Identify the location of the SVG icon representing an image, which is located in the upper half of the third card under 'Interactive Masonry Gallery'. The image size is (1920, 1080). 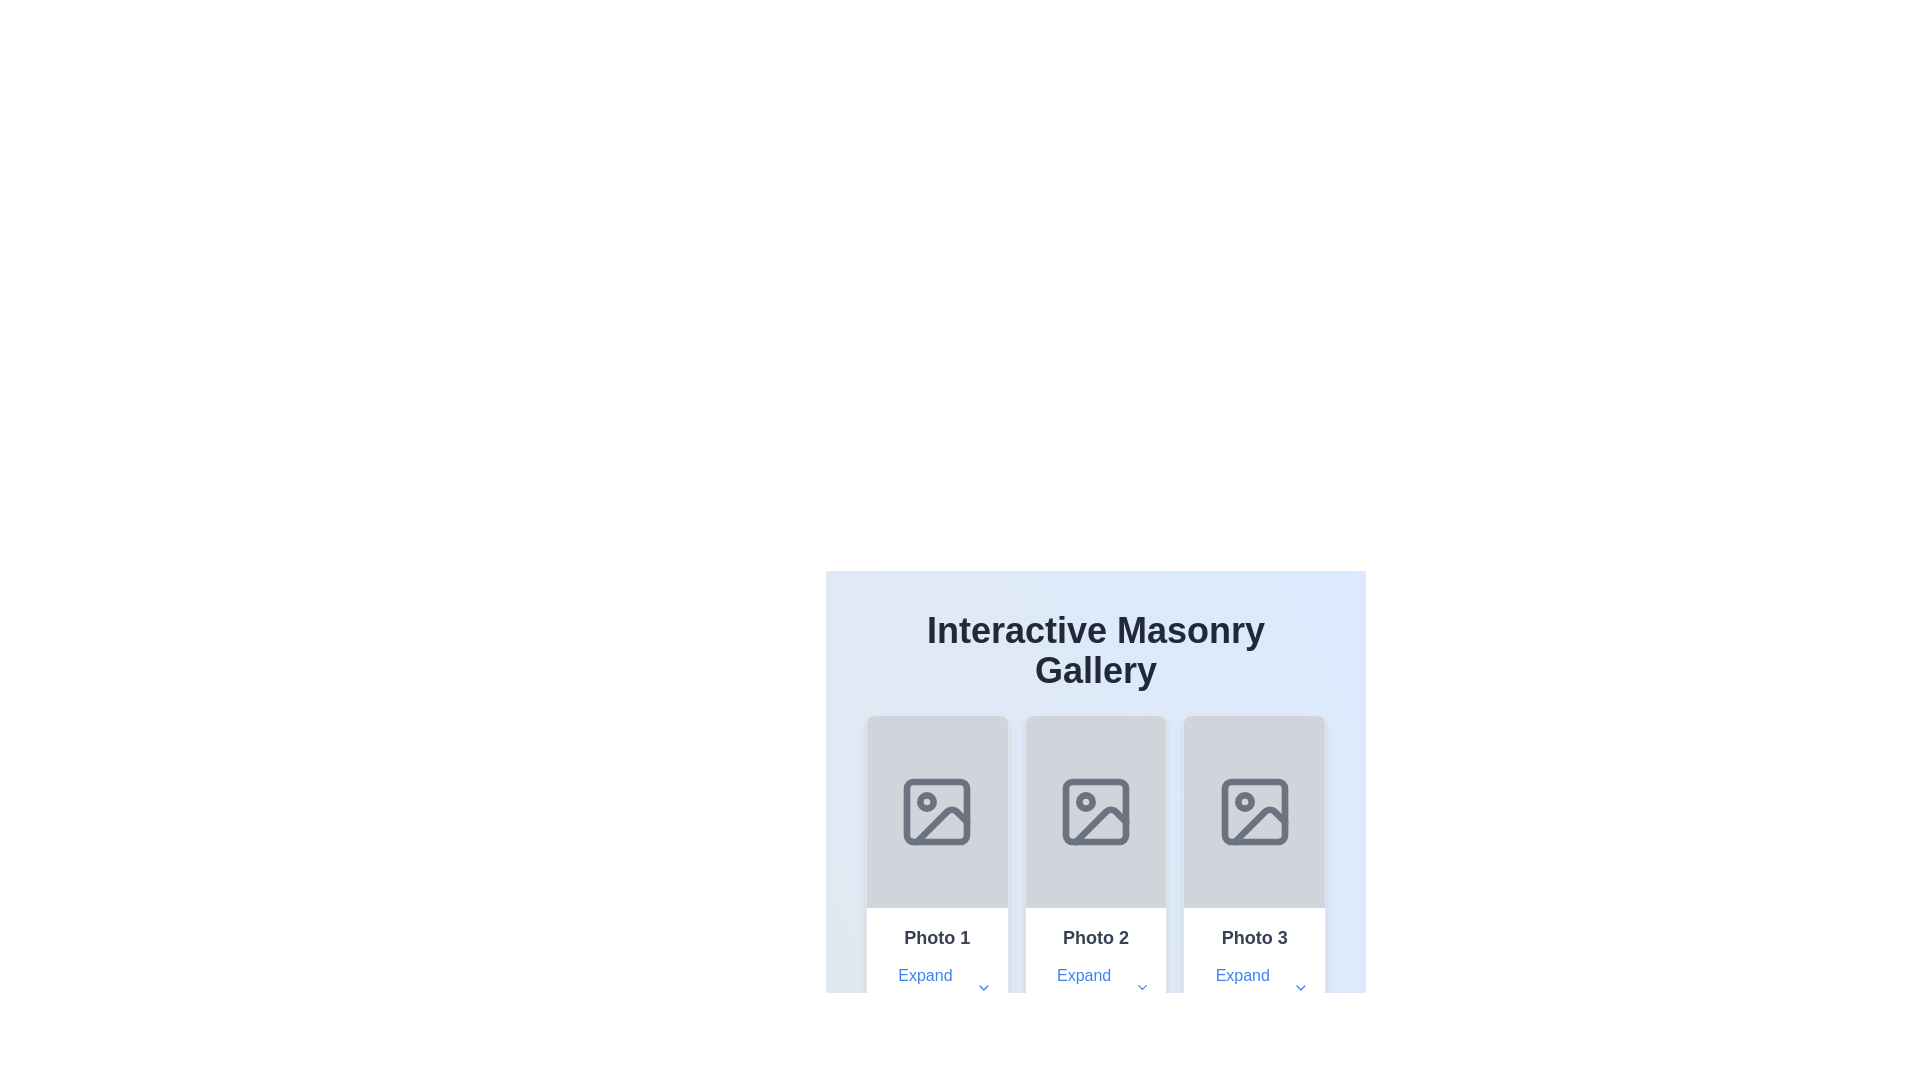
(1253, 812).